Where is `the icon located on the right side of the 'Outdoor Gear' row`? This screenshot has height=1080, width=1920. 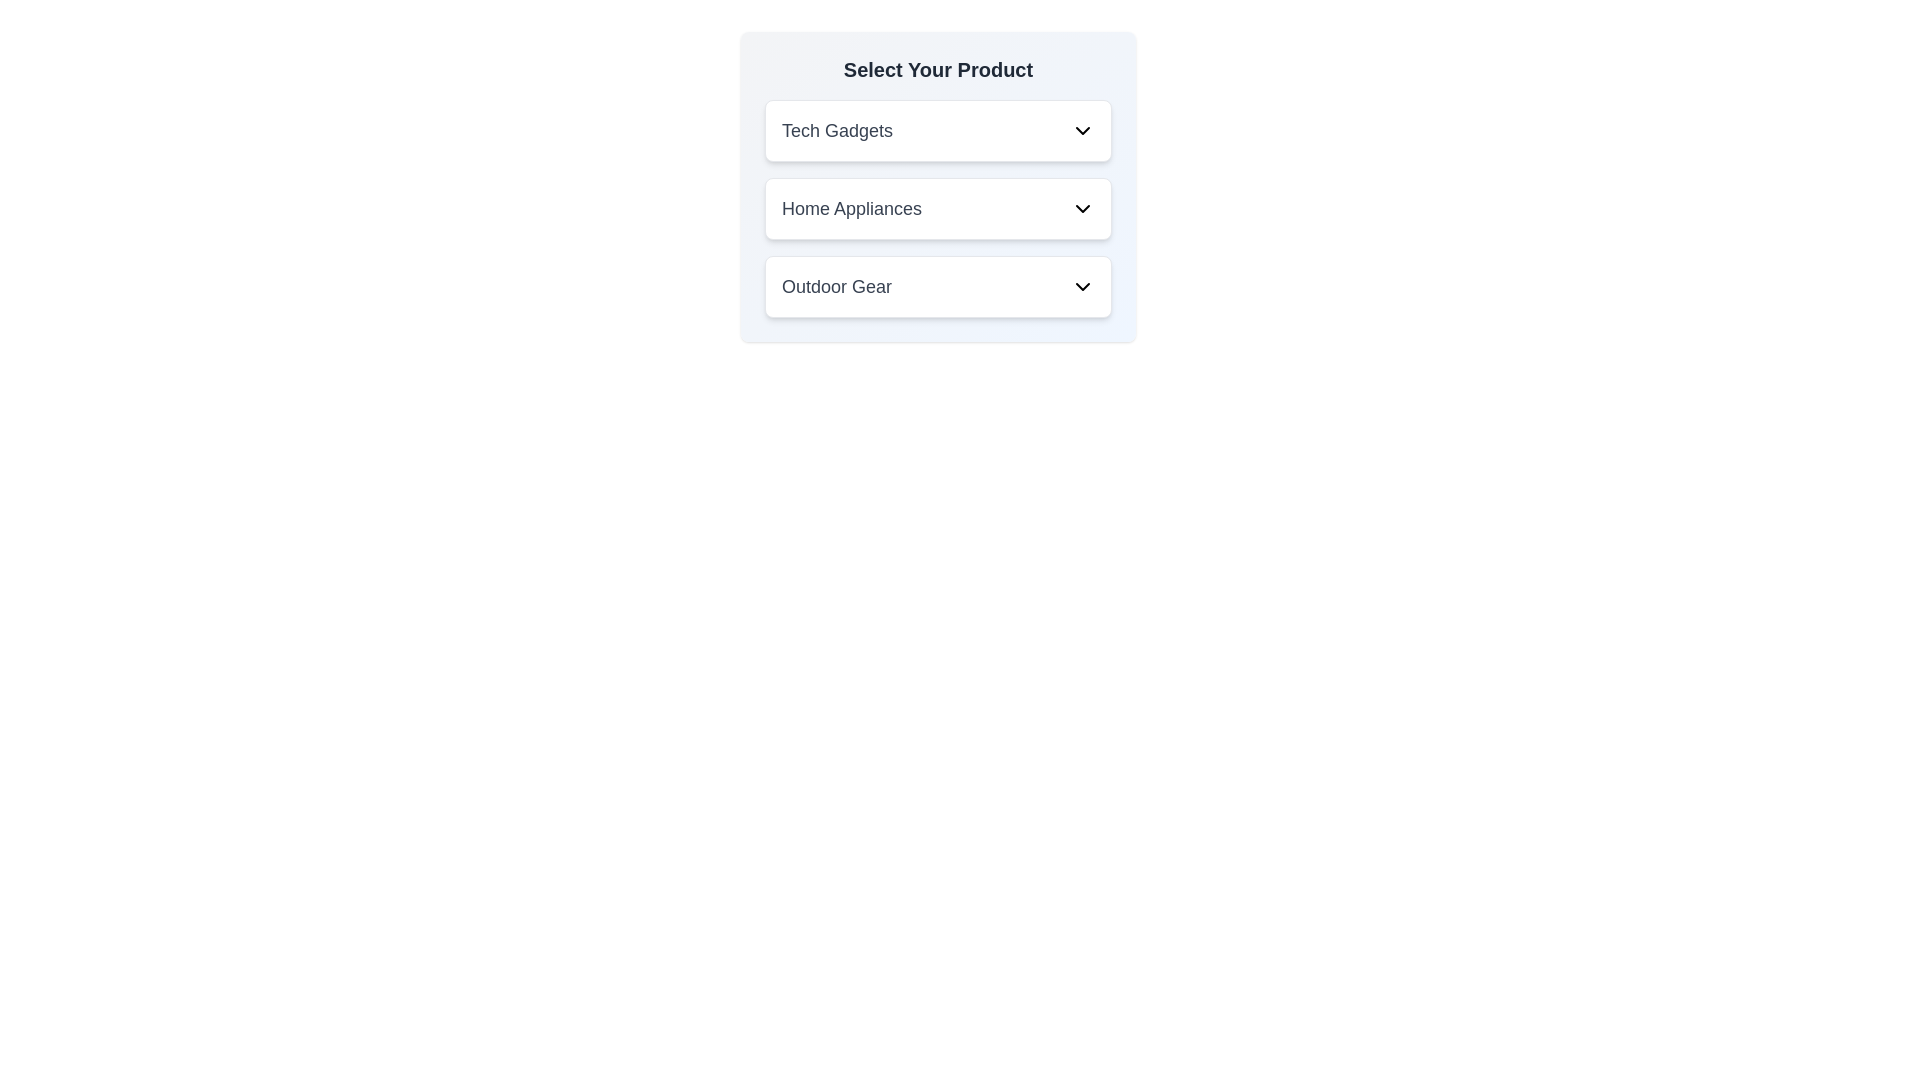
the icon located on the right side of the 'Outdoor Gear' row is located at coordinates (1082, 286).